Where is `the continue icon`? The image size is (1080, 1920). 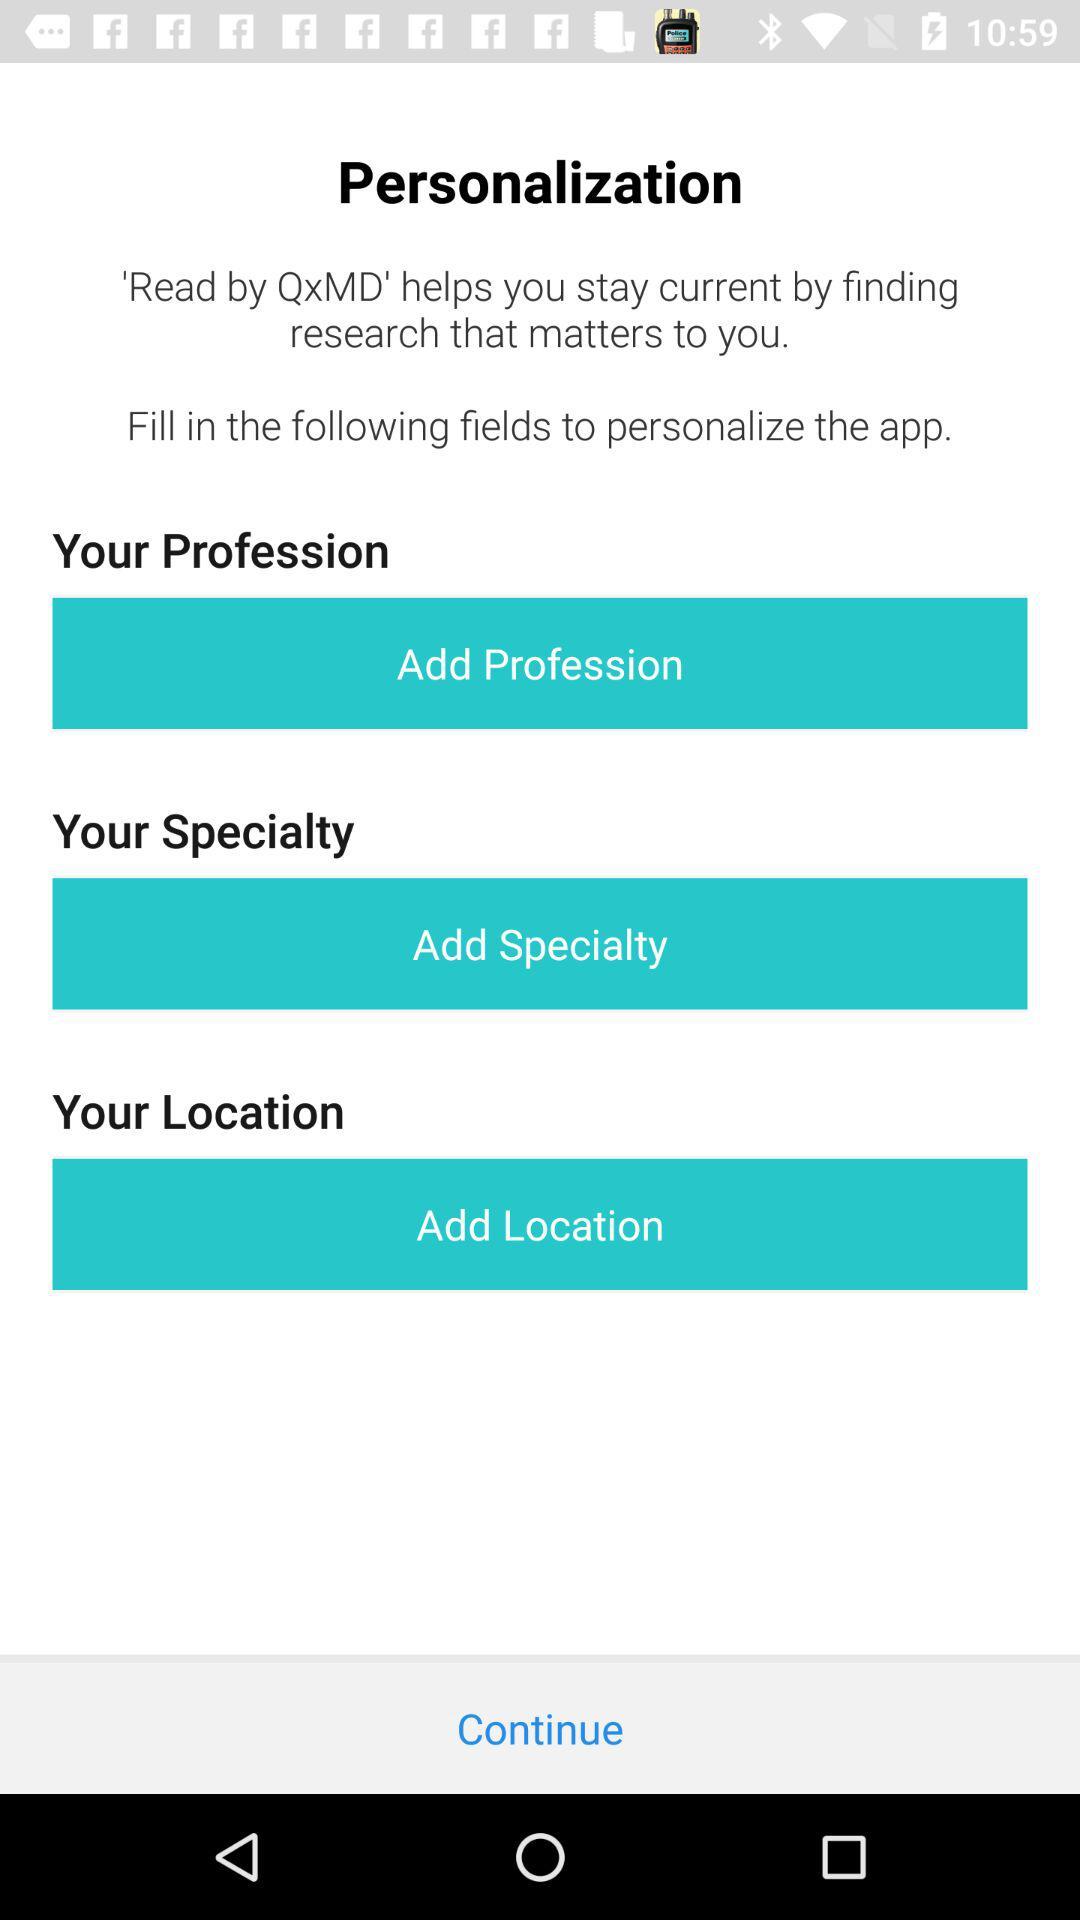 the continue icon is located at coordinates (540, 1727).